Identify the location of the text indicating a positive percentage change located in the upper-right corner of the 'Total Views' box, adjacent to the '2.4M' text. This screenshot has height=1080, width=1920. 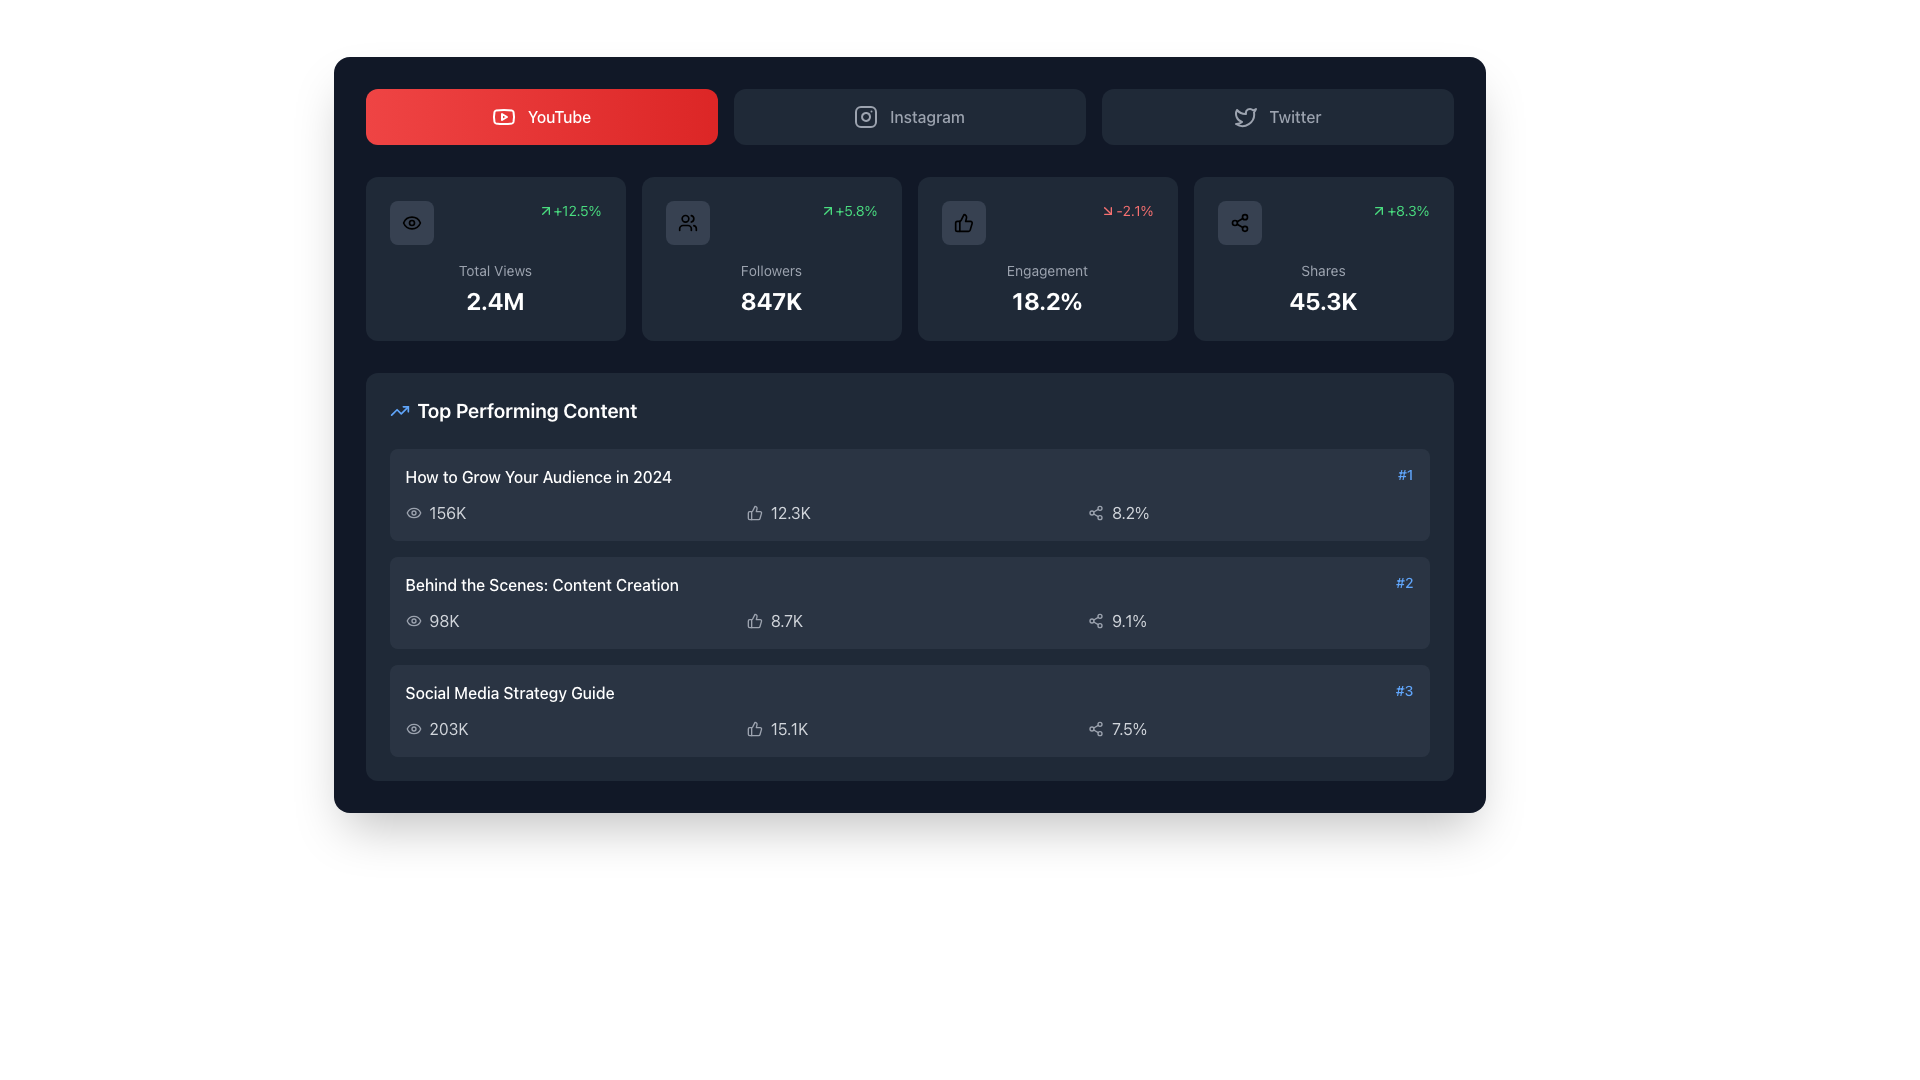
(568, 211).